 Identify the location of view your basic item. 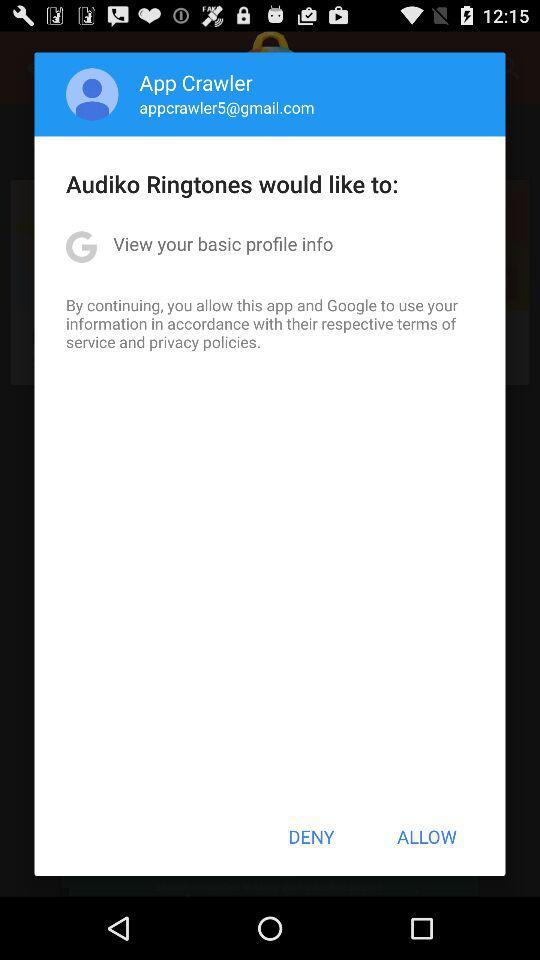
(222, 242).